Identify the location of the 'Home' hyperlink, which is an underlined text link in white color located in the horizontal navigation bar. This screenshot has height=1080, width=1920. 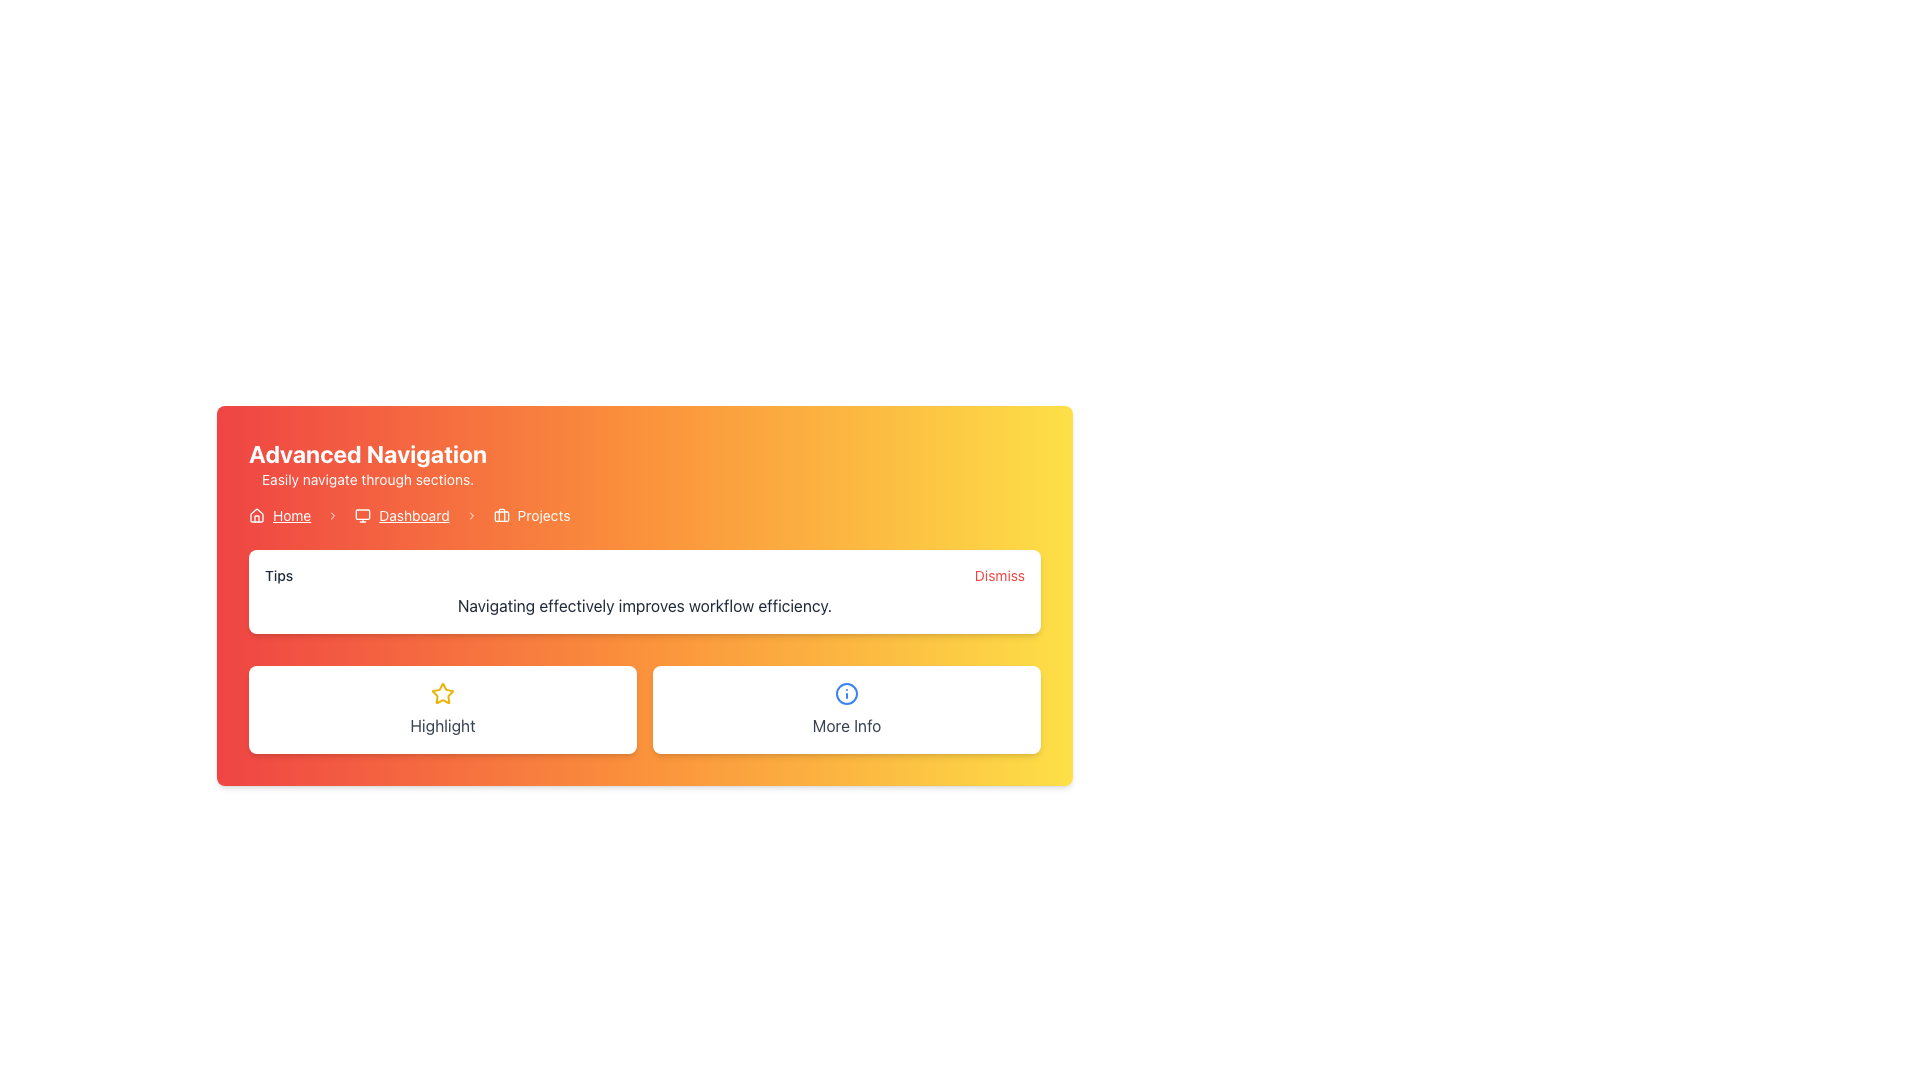
(291, 515).